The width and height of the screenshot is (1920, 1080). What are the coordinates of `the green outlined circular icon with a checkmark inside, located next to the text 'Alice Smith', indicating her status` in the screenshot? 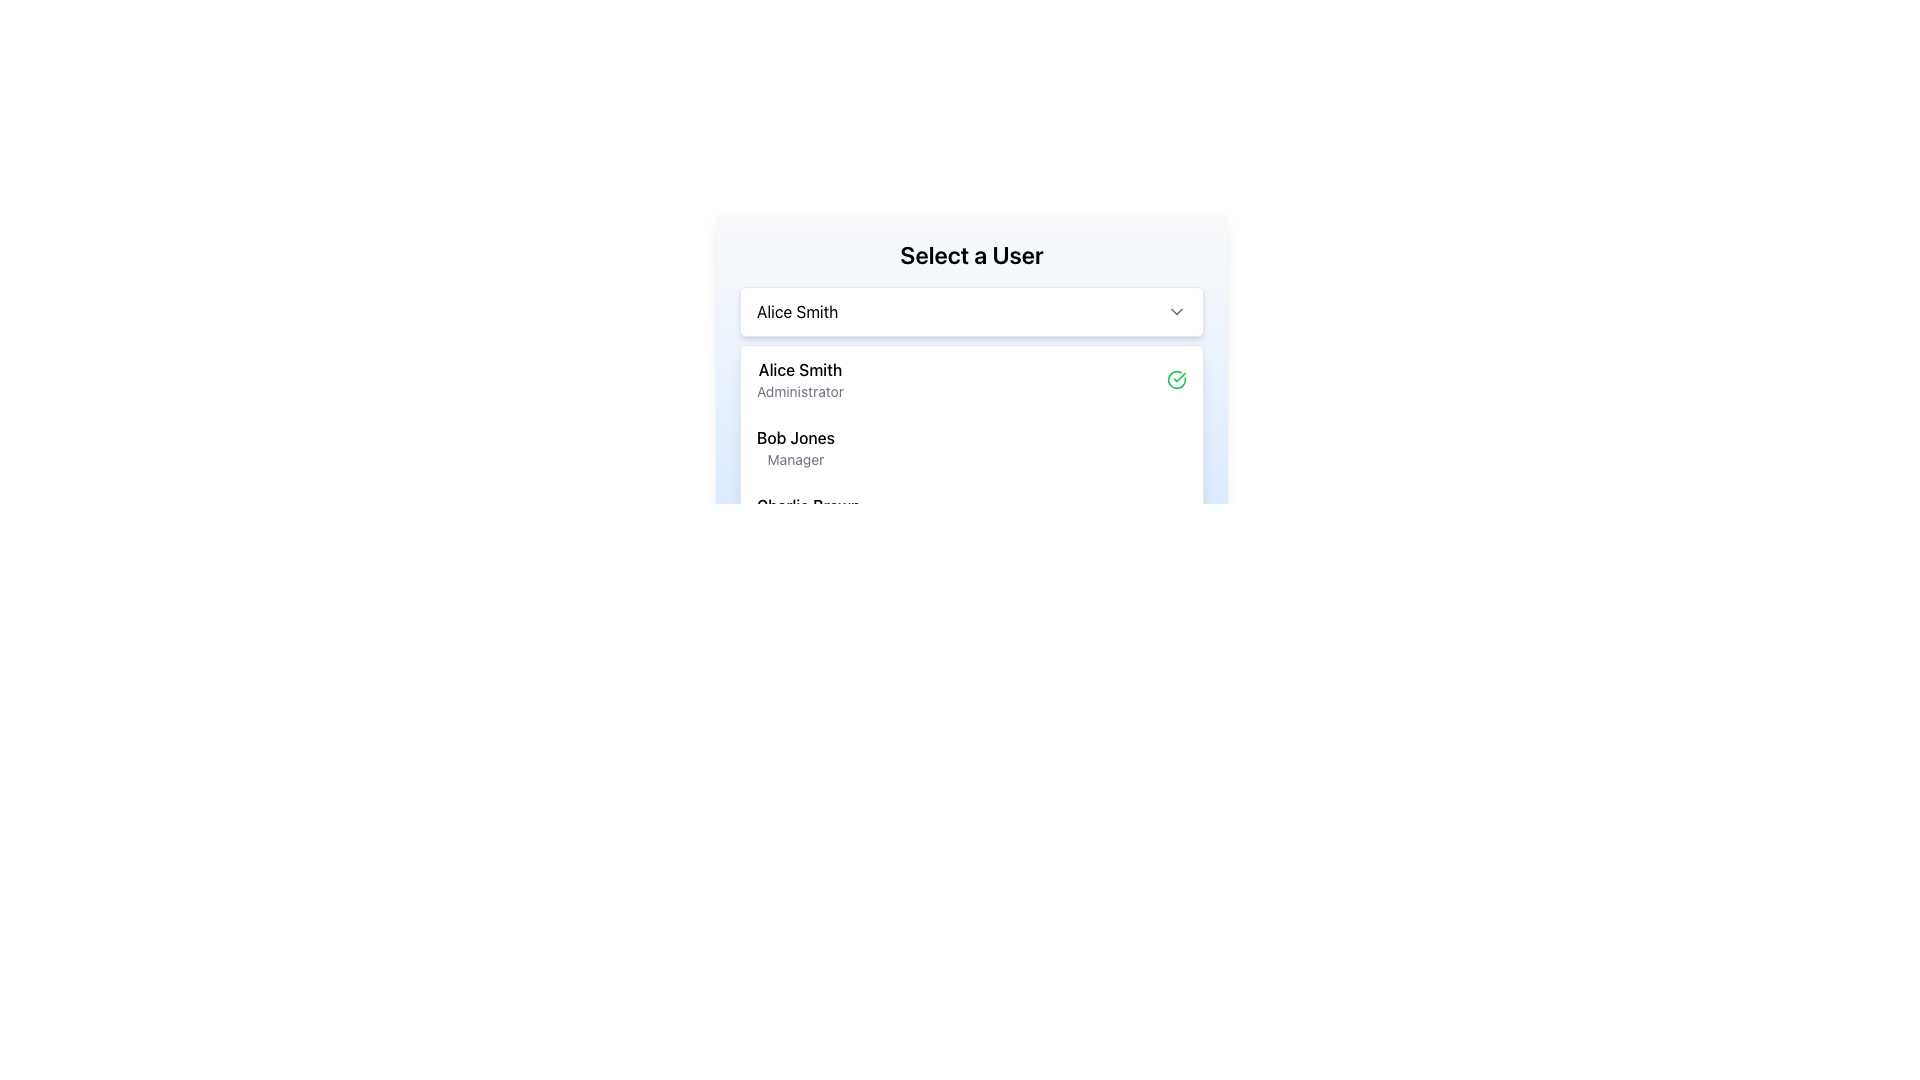 It's located at (1176, 380).